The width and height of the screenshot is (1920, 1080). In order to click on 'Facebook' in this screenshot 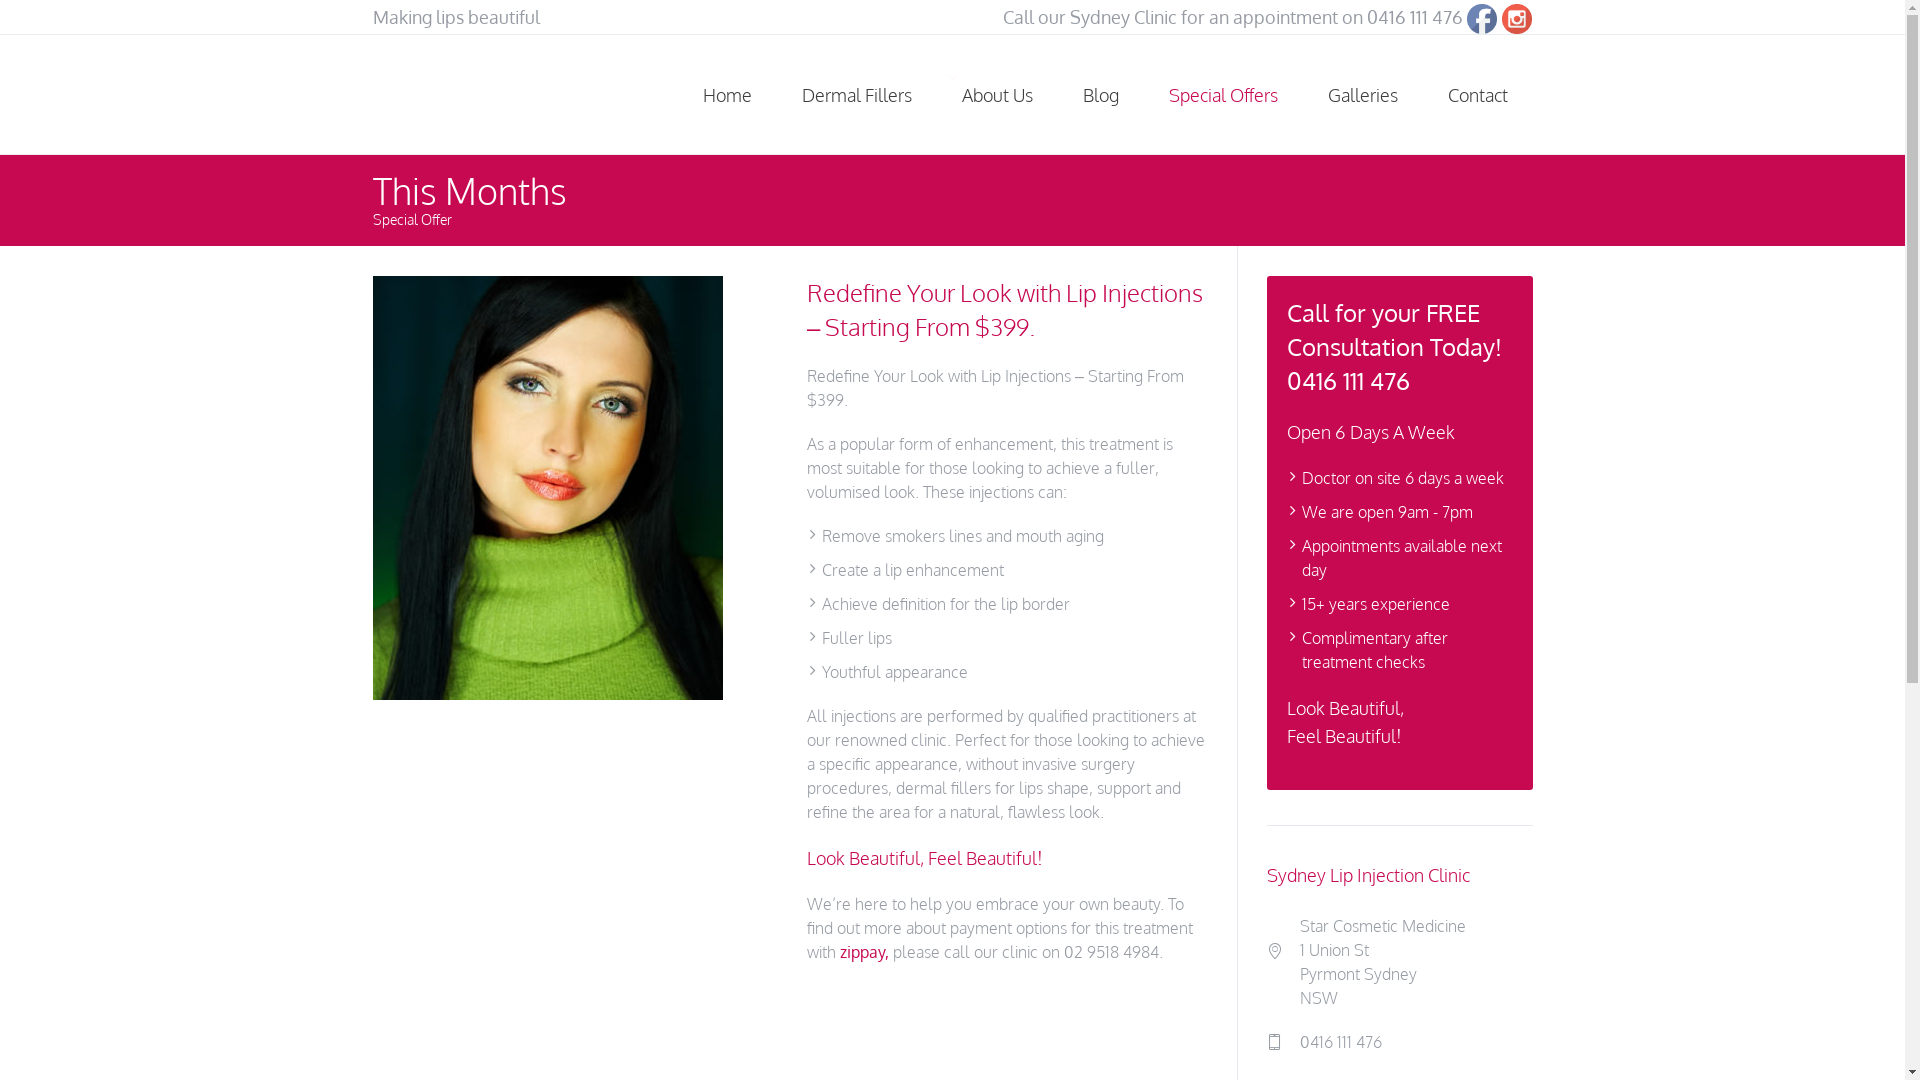, I will do `click(1467, 19)`.